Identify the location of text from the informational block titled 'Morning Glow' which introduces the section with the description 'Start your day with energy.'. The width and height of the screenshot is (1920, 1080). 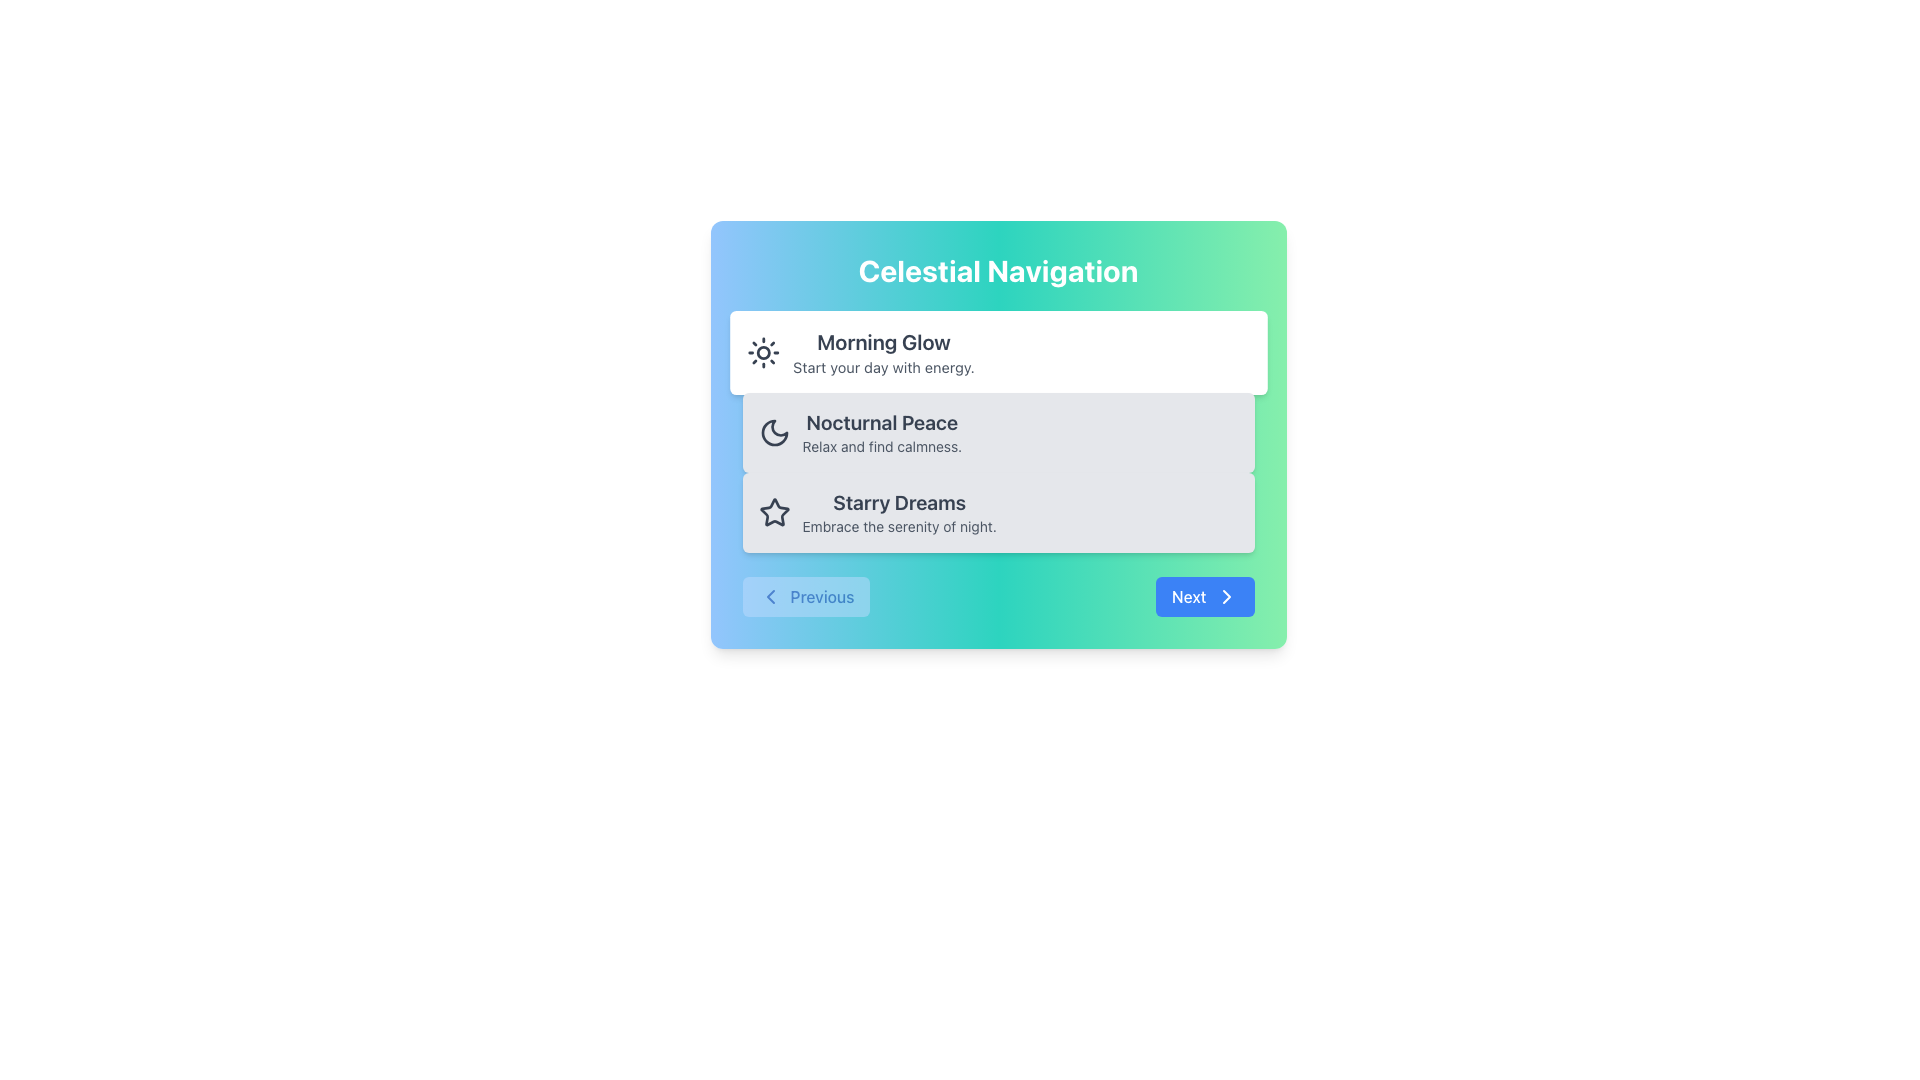
(882, 352).